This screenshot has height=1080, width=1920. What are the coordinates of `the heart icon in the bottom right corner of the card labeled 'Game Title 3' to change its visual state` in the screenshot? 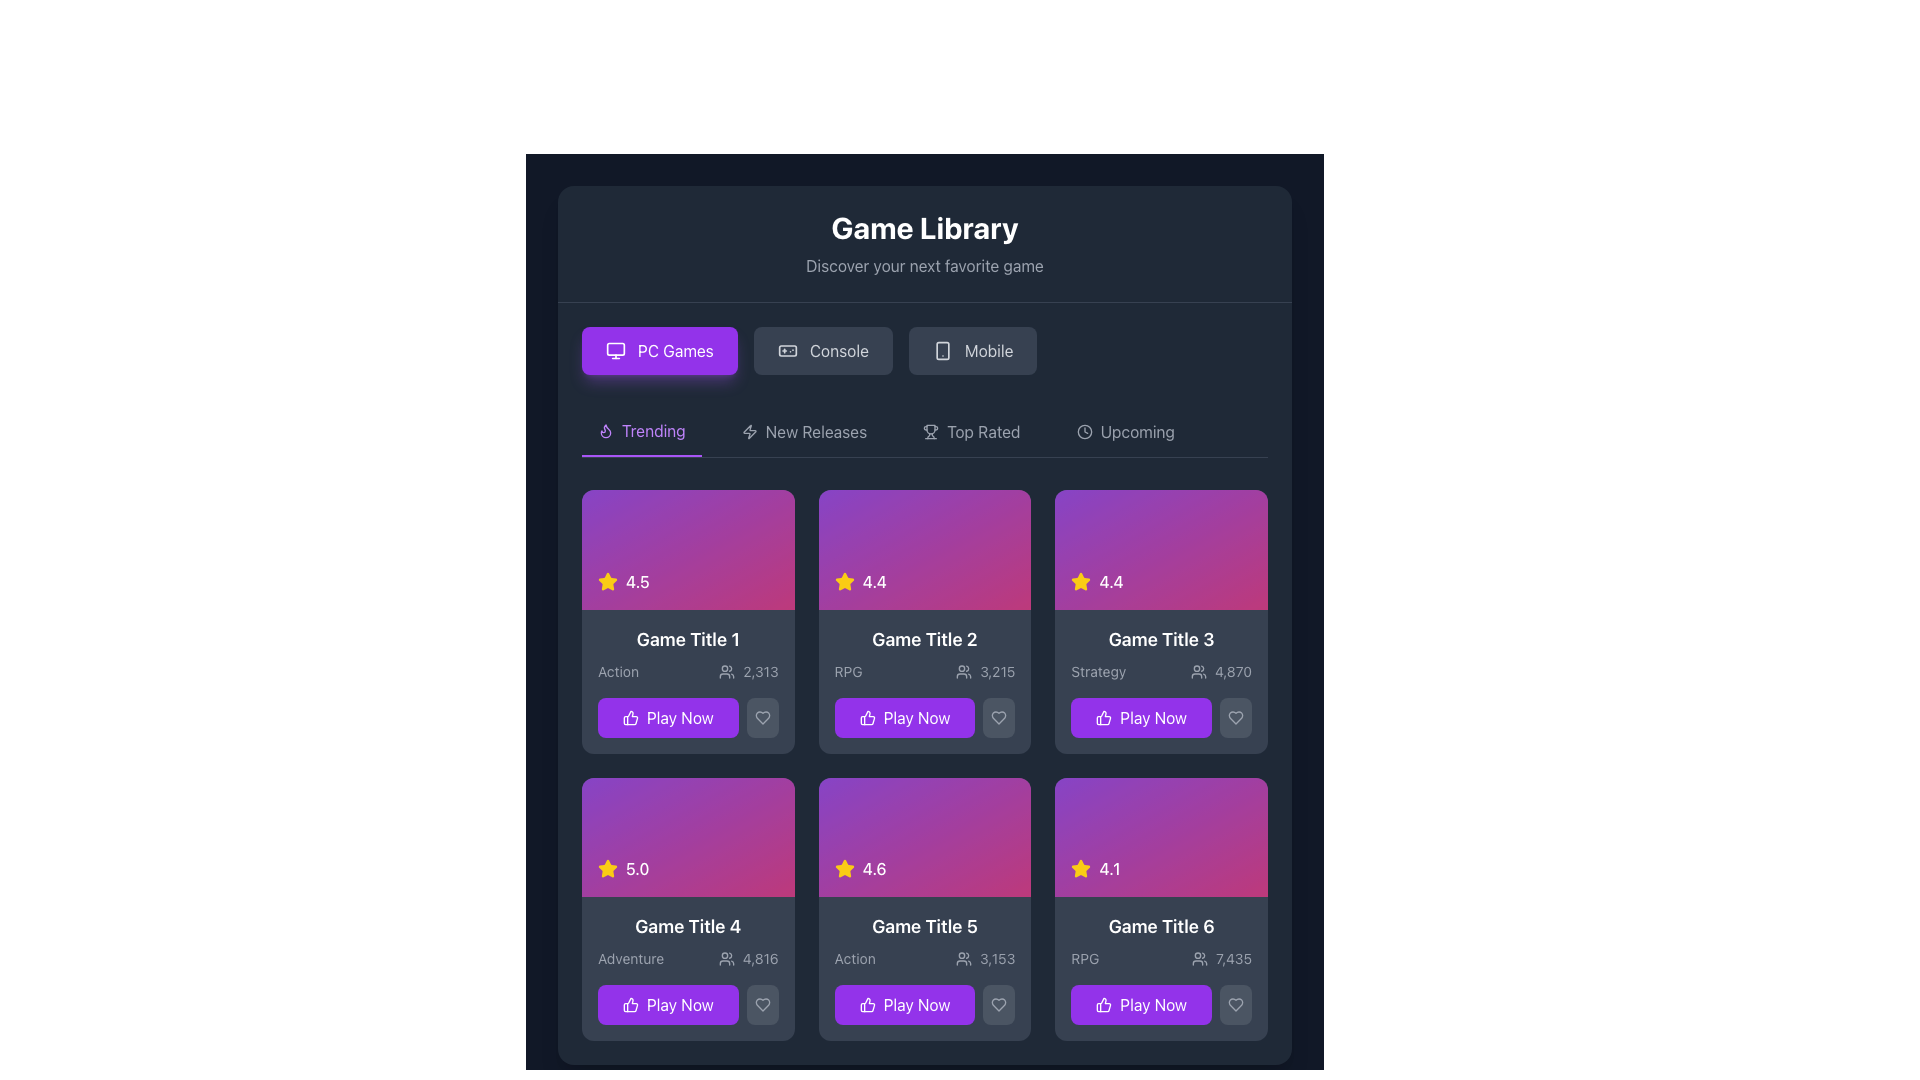 It's located at (1235, 716).